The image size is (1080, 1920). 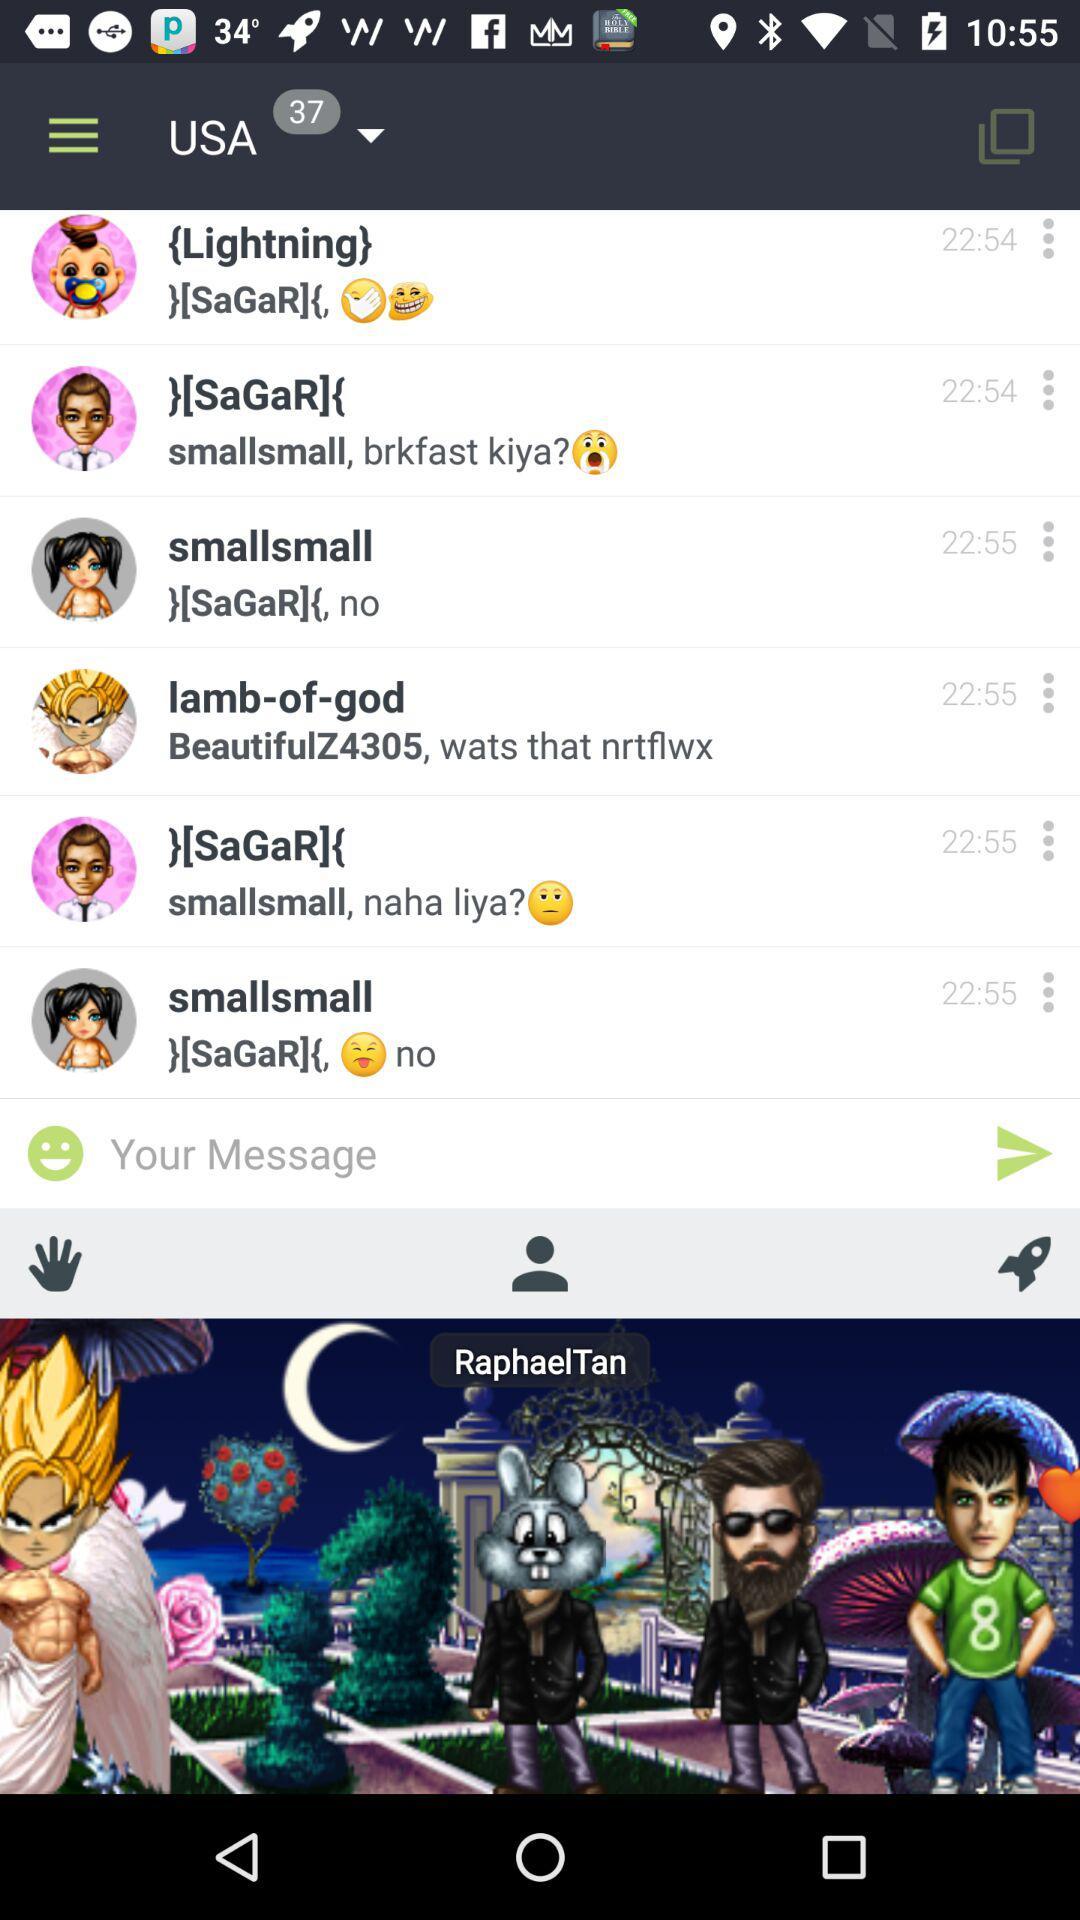 I want to click on upload icon, so click(x=1024, y=1262).